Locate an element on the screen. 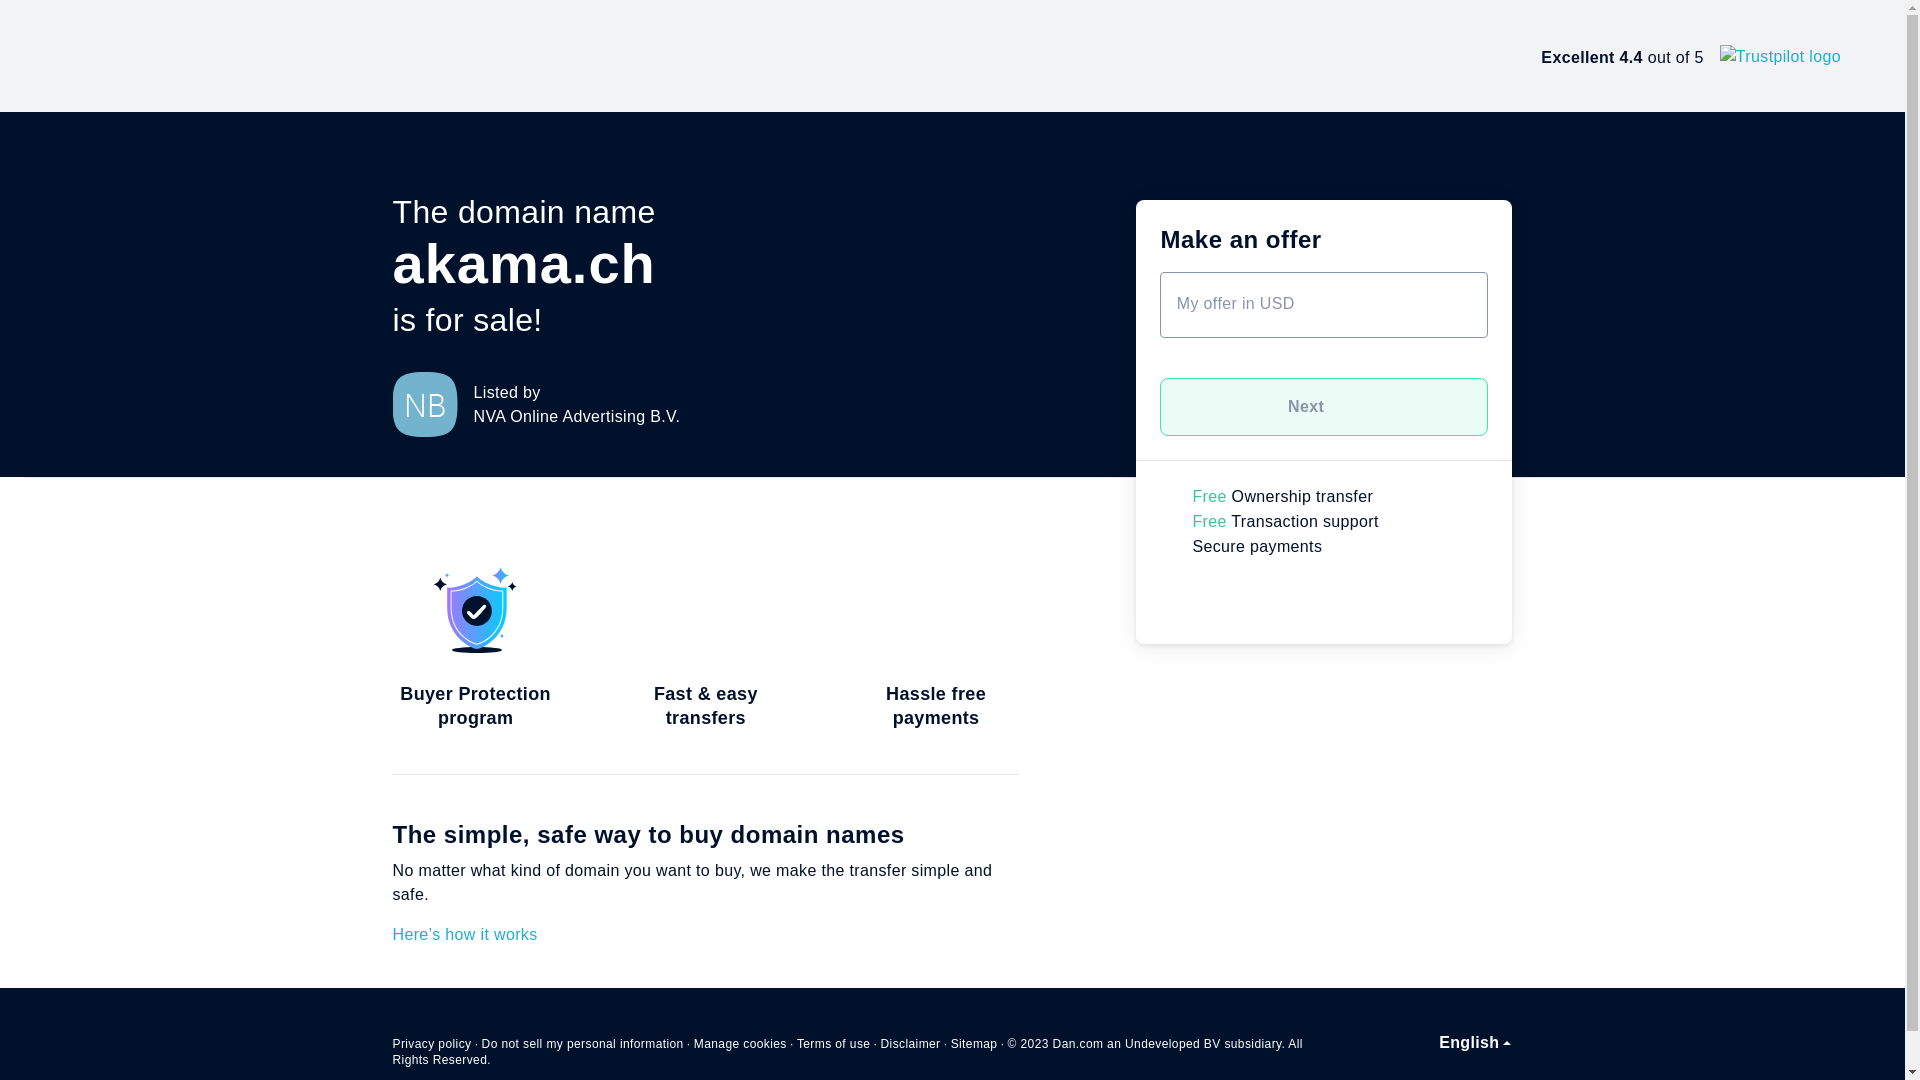 The image size is (1920, 1080). 'Terms of use' is located at coordinates (834, 1043).